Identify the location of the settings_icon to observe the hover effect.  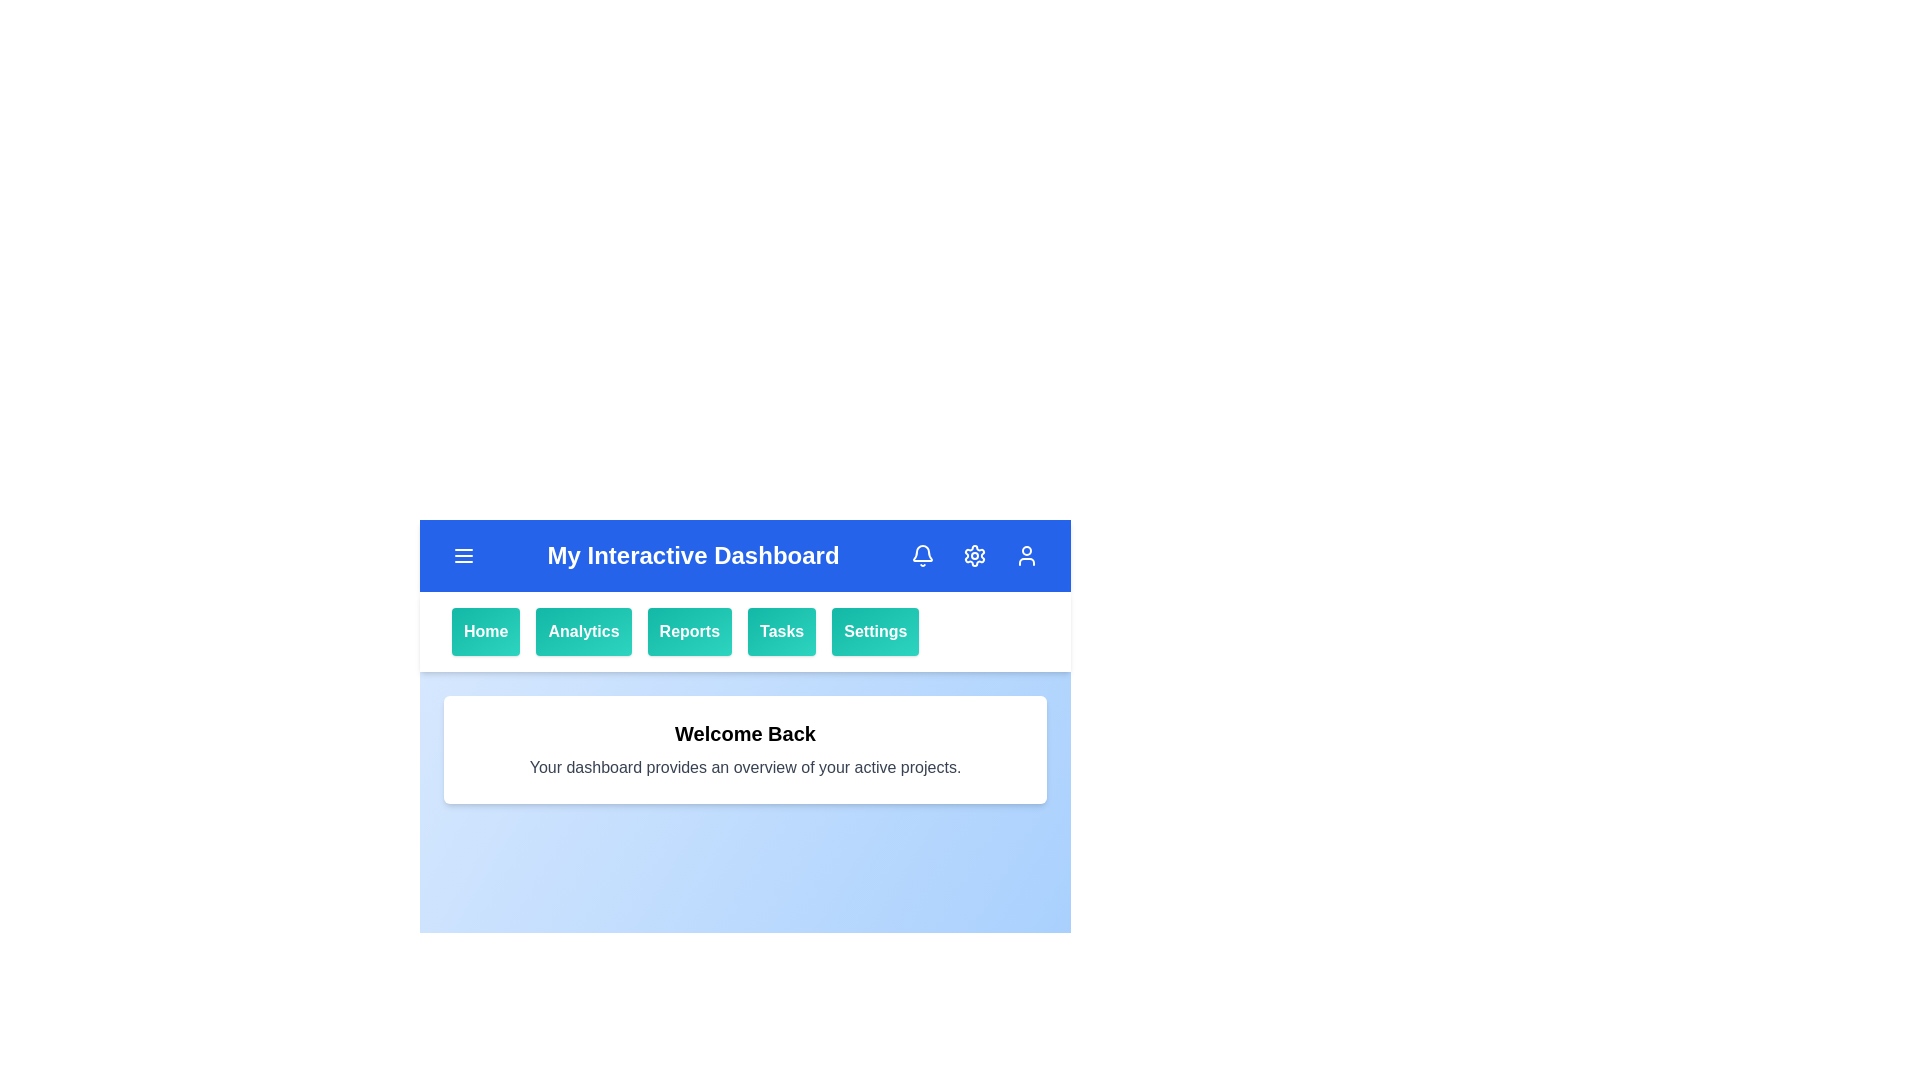
(974, 555).